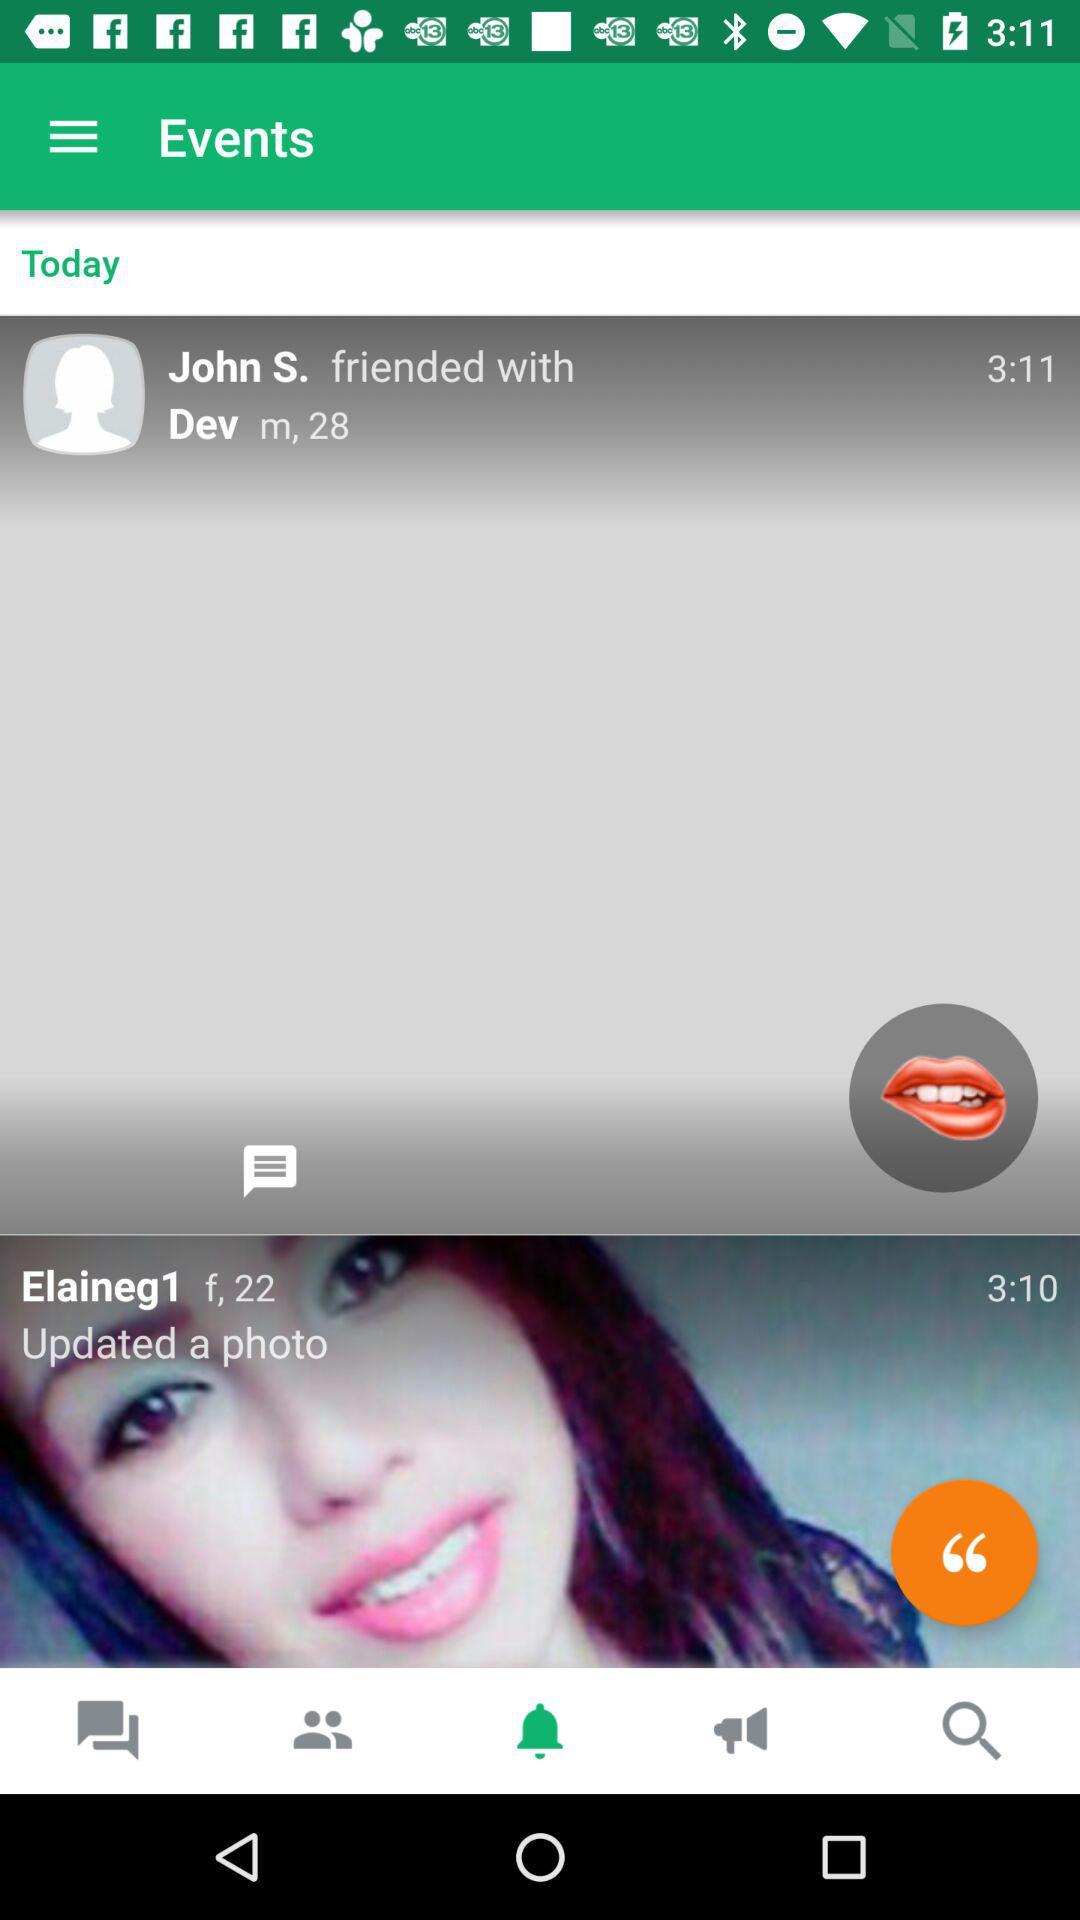 The width and height of the screenshot is (1080, 1920). What do you see at coordinates (72, 135) in the screenshot?
I see `app next to events item` at bounding box center [72, 135].